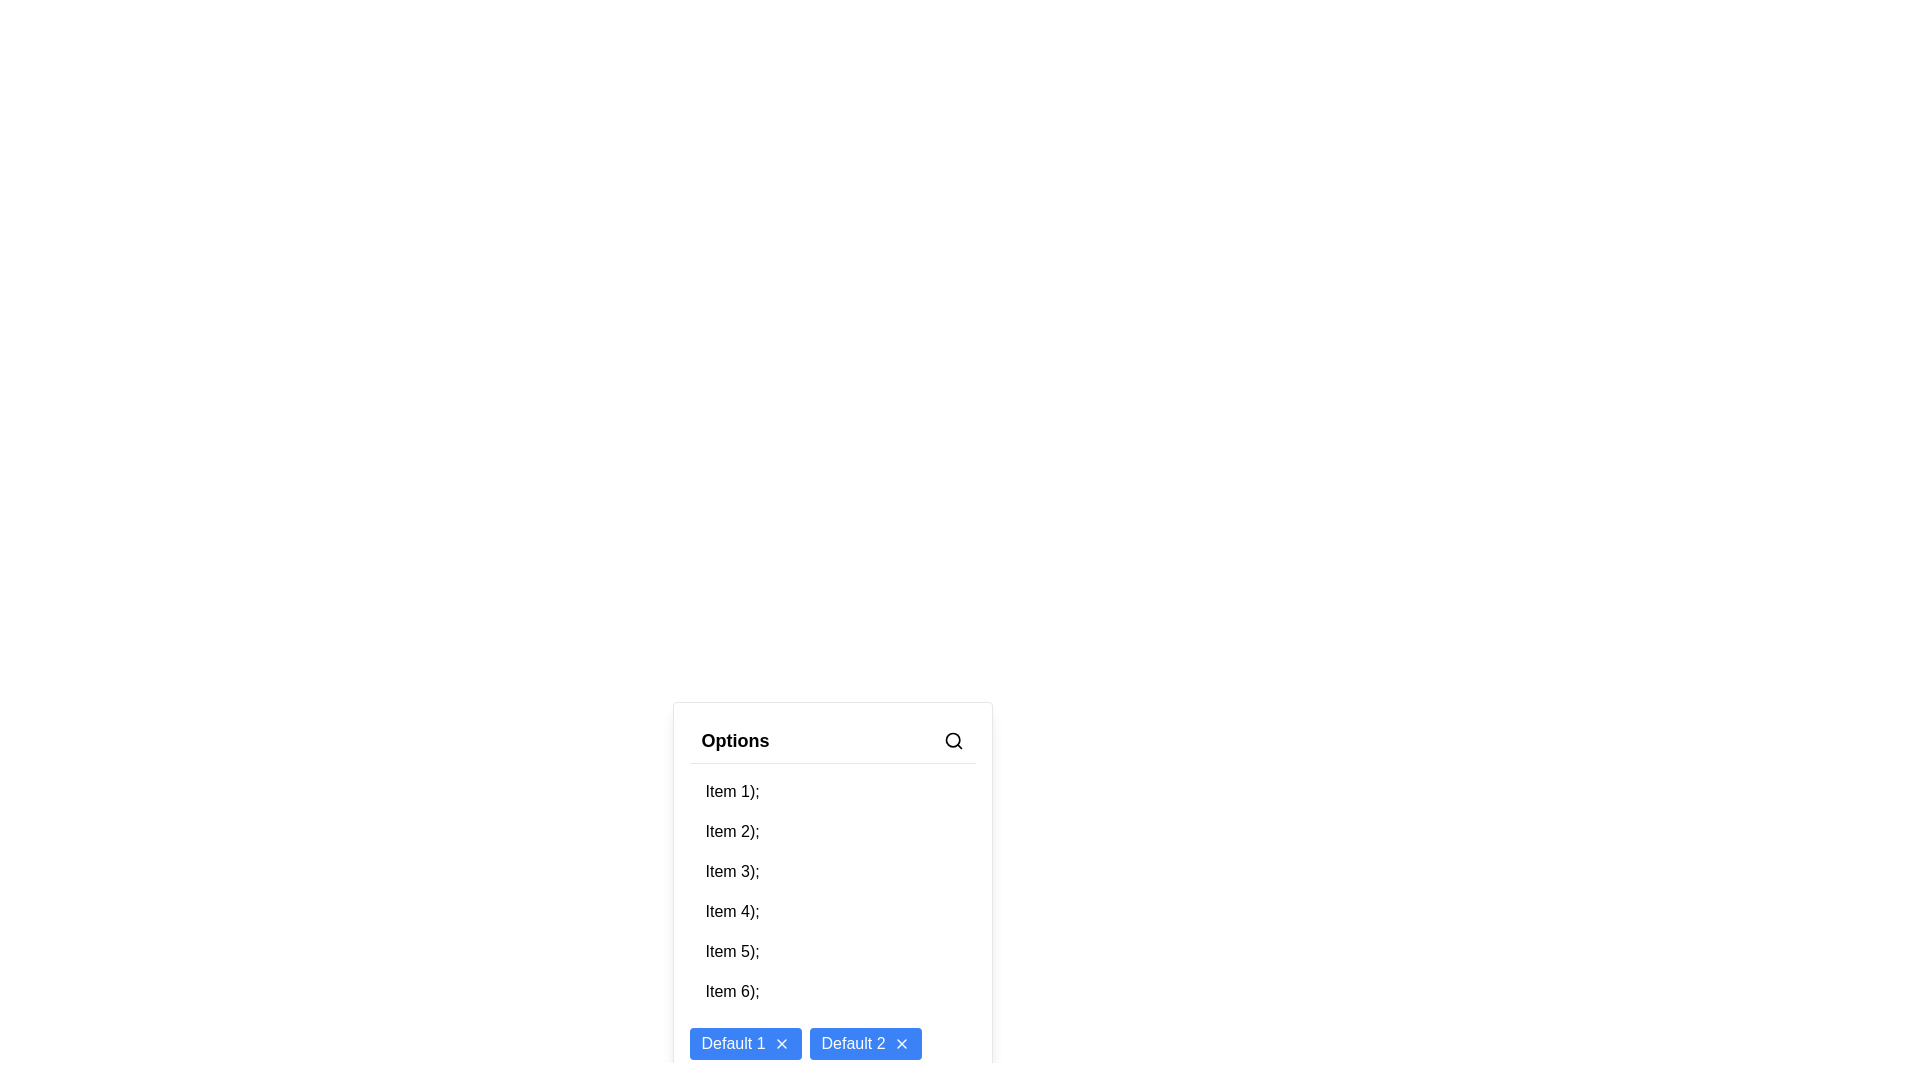 Image resolution: width=1920 pixels, height=1080 pixels. Describe the element at coordinates (865, 1043) in the screenshot. I see `the Closeable Button labeled 'Default 2'` at that location.